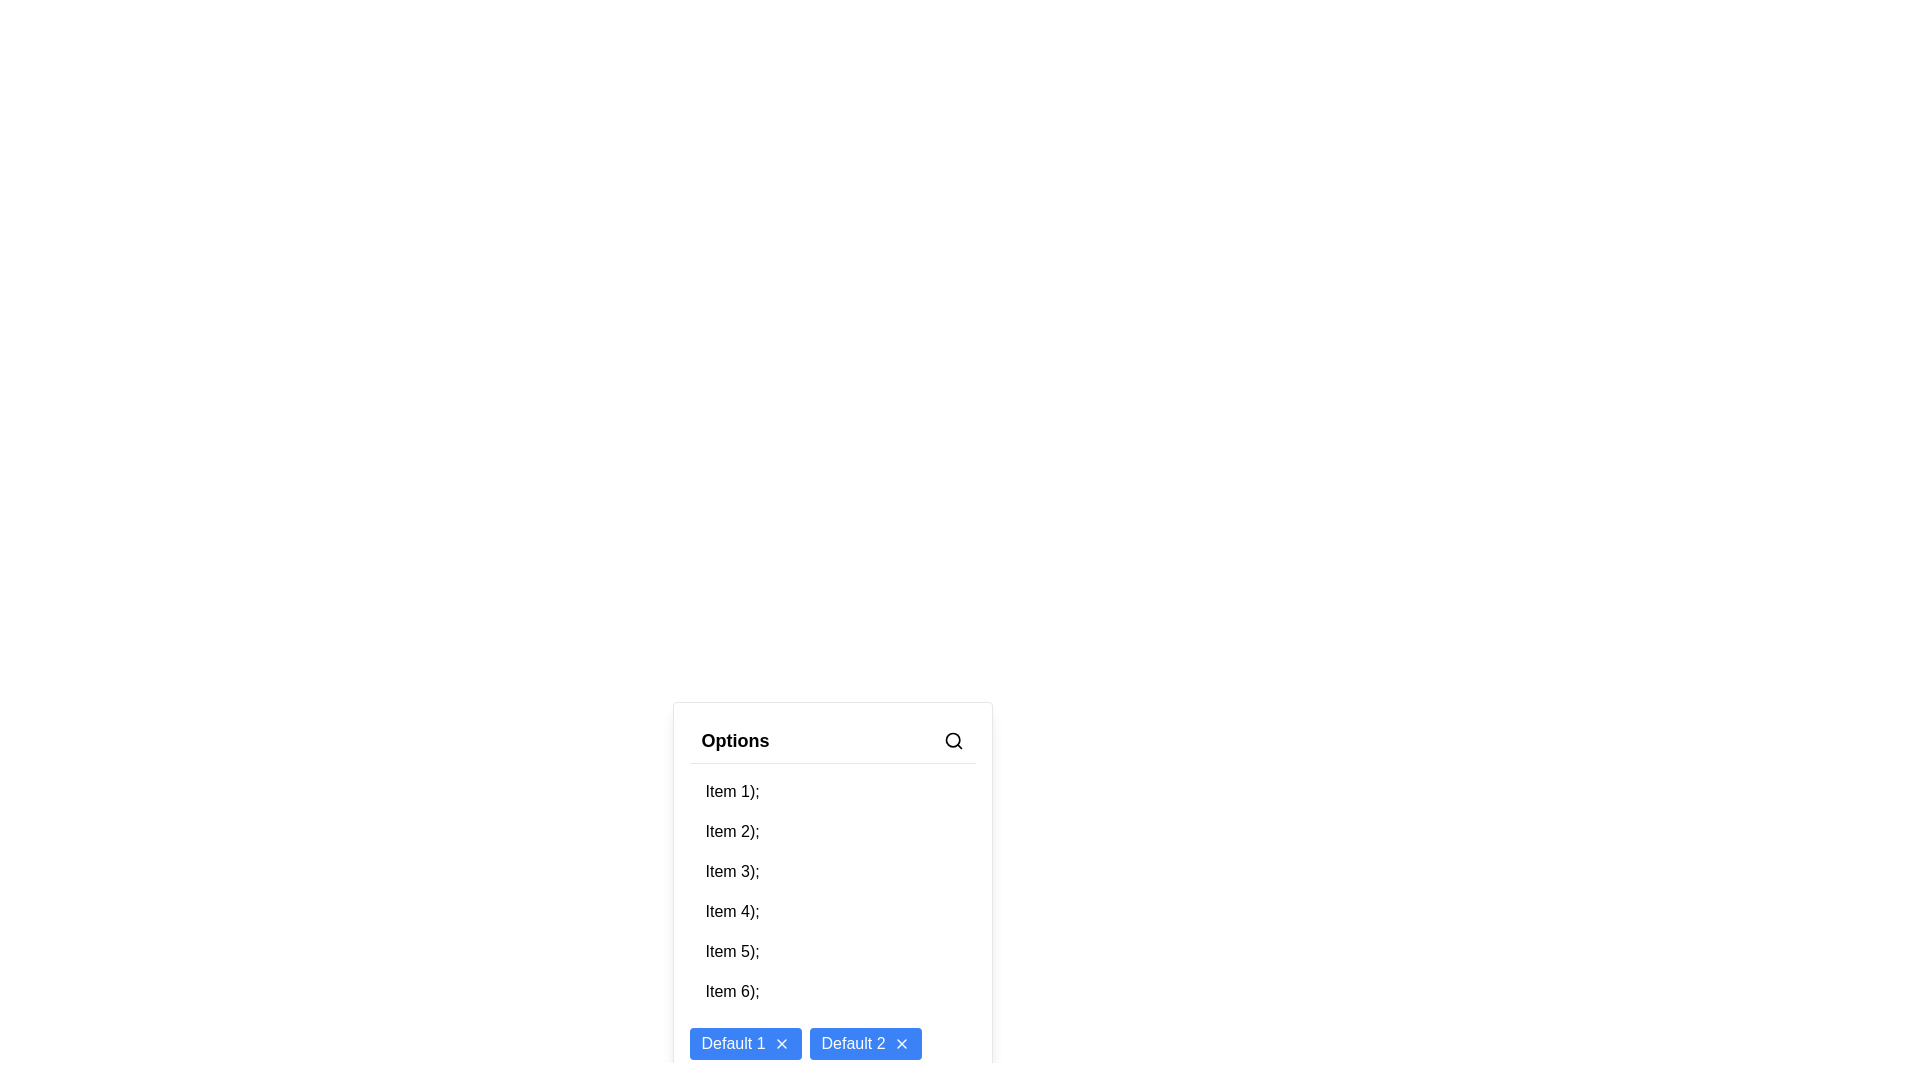 Image resolution: width=1920 pixels, height=1080 pixels. Describe the element at coordinates (865, 1043) in the screenshot. I see `the Closeable Button labeled 'Default 2'` at that location.